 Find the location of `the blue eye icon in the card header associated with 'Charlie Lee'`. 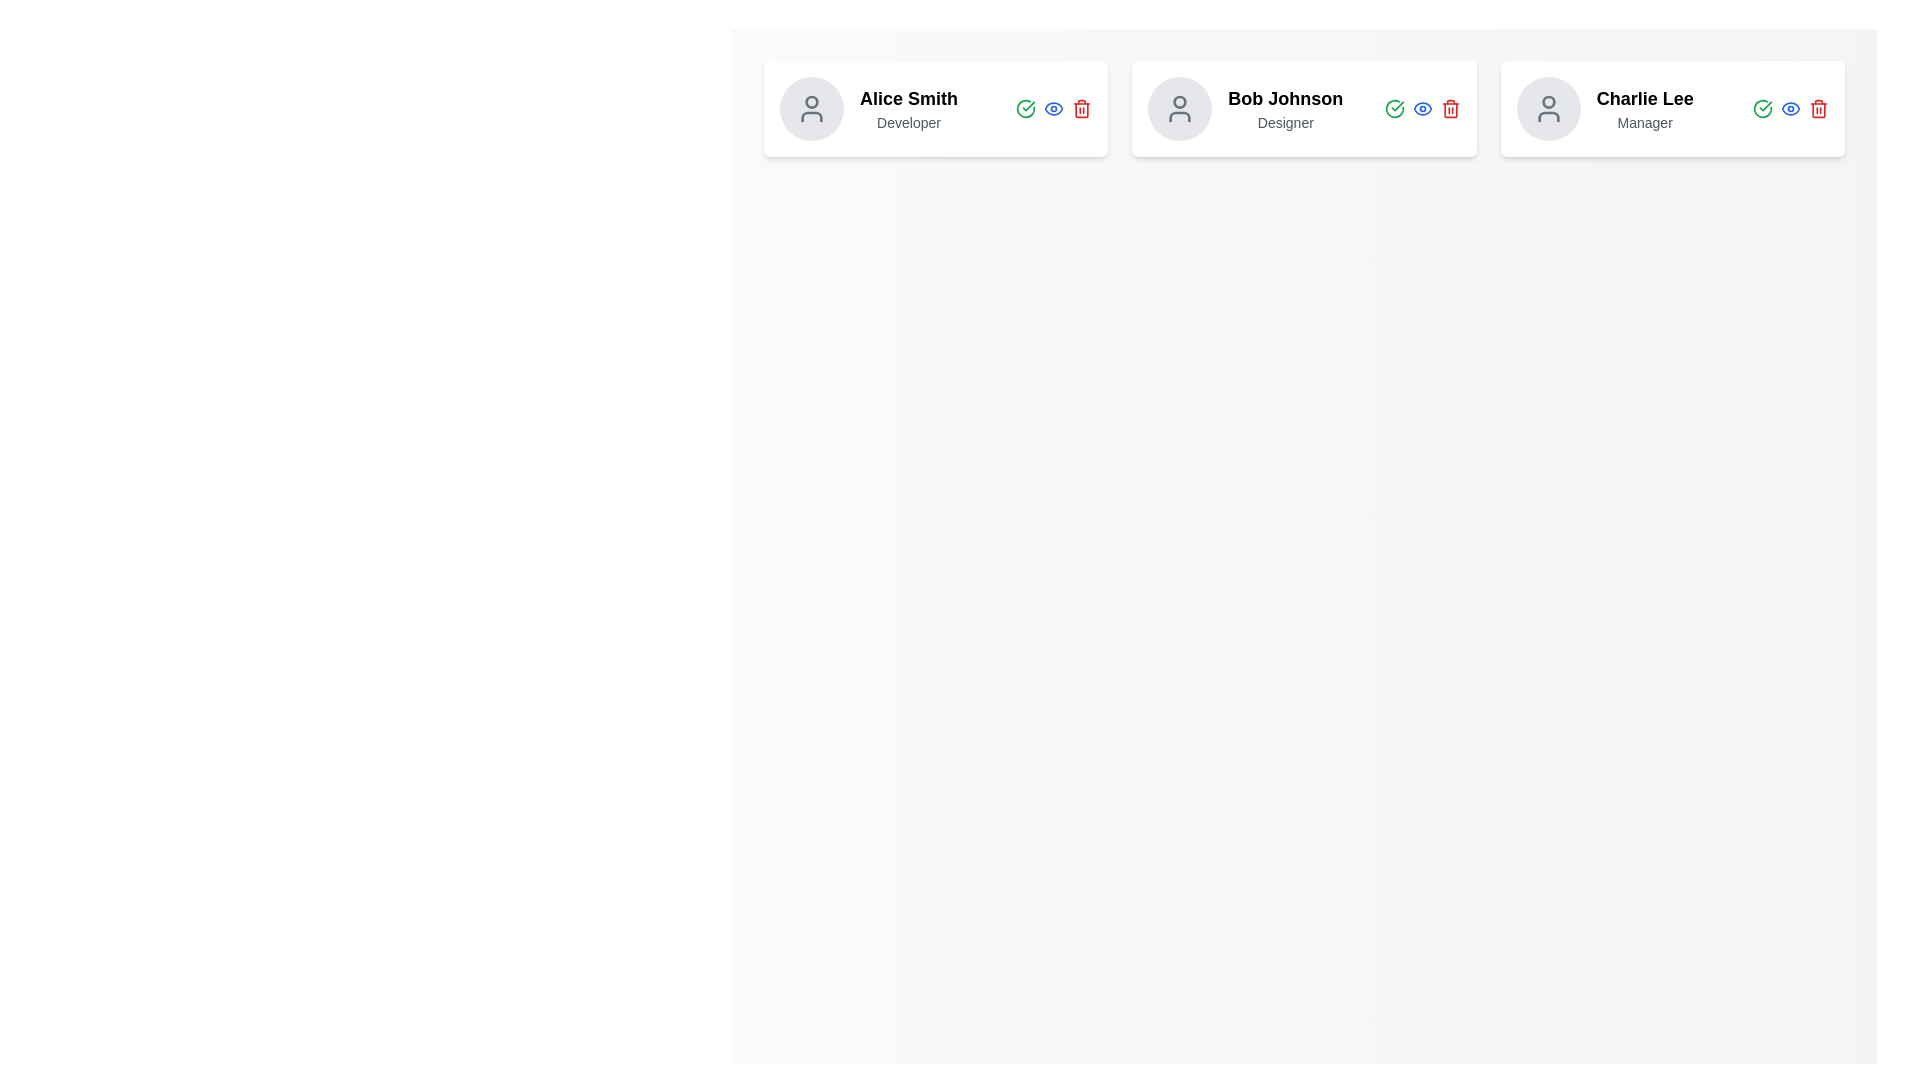

the blue eye icon in the card header associated with 'Charlie Lee' is located at coordinates (1790, 108).